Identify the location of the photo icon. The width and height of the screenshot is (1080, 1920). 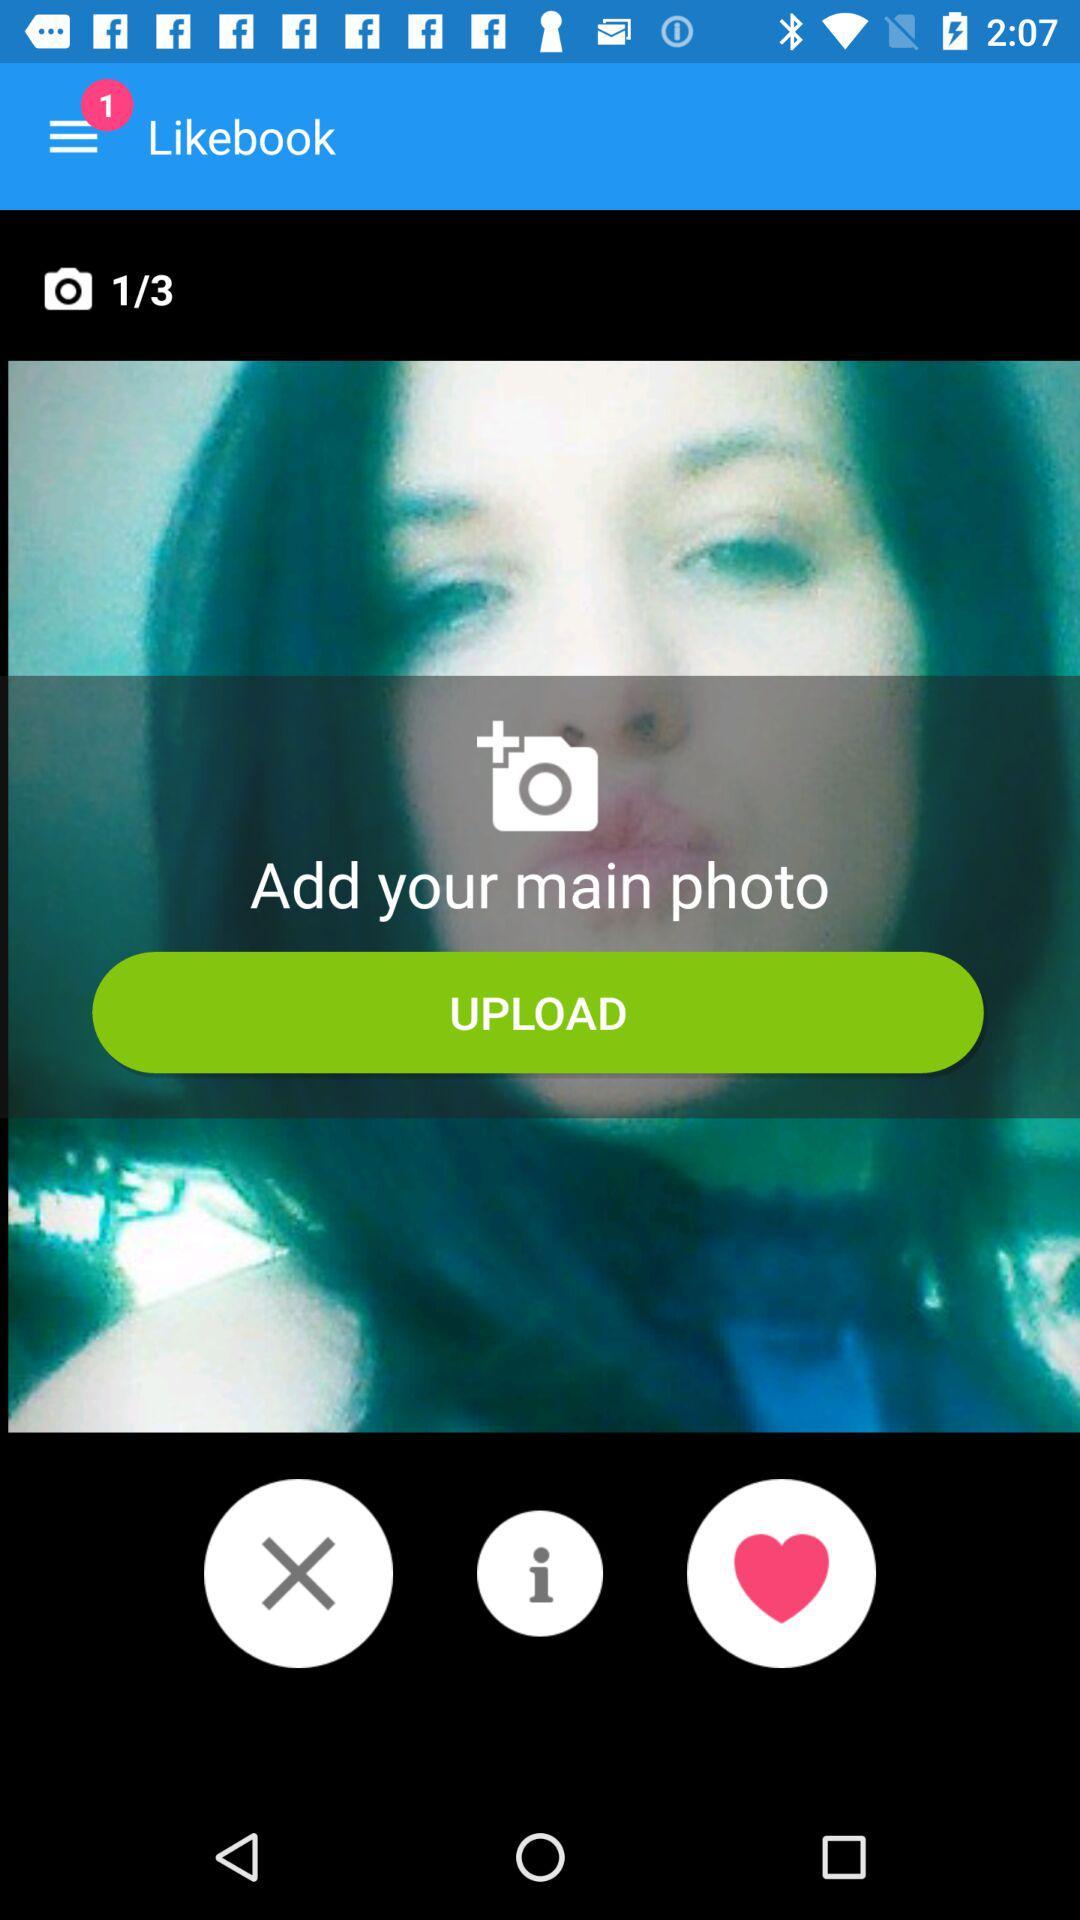
(540, 777).